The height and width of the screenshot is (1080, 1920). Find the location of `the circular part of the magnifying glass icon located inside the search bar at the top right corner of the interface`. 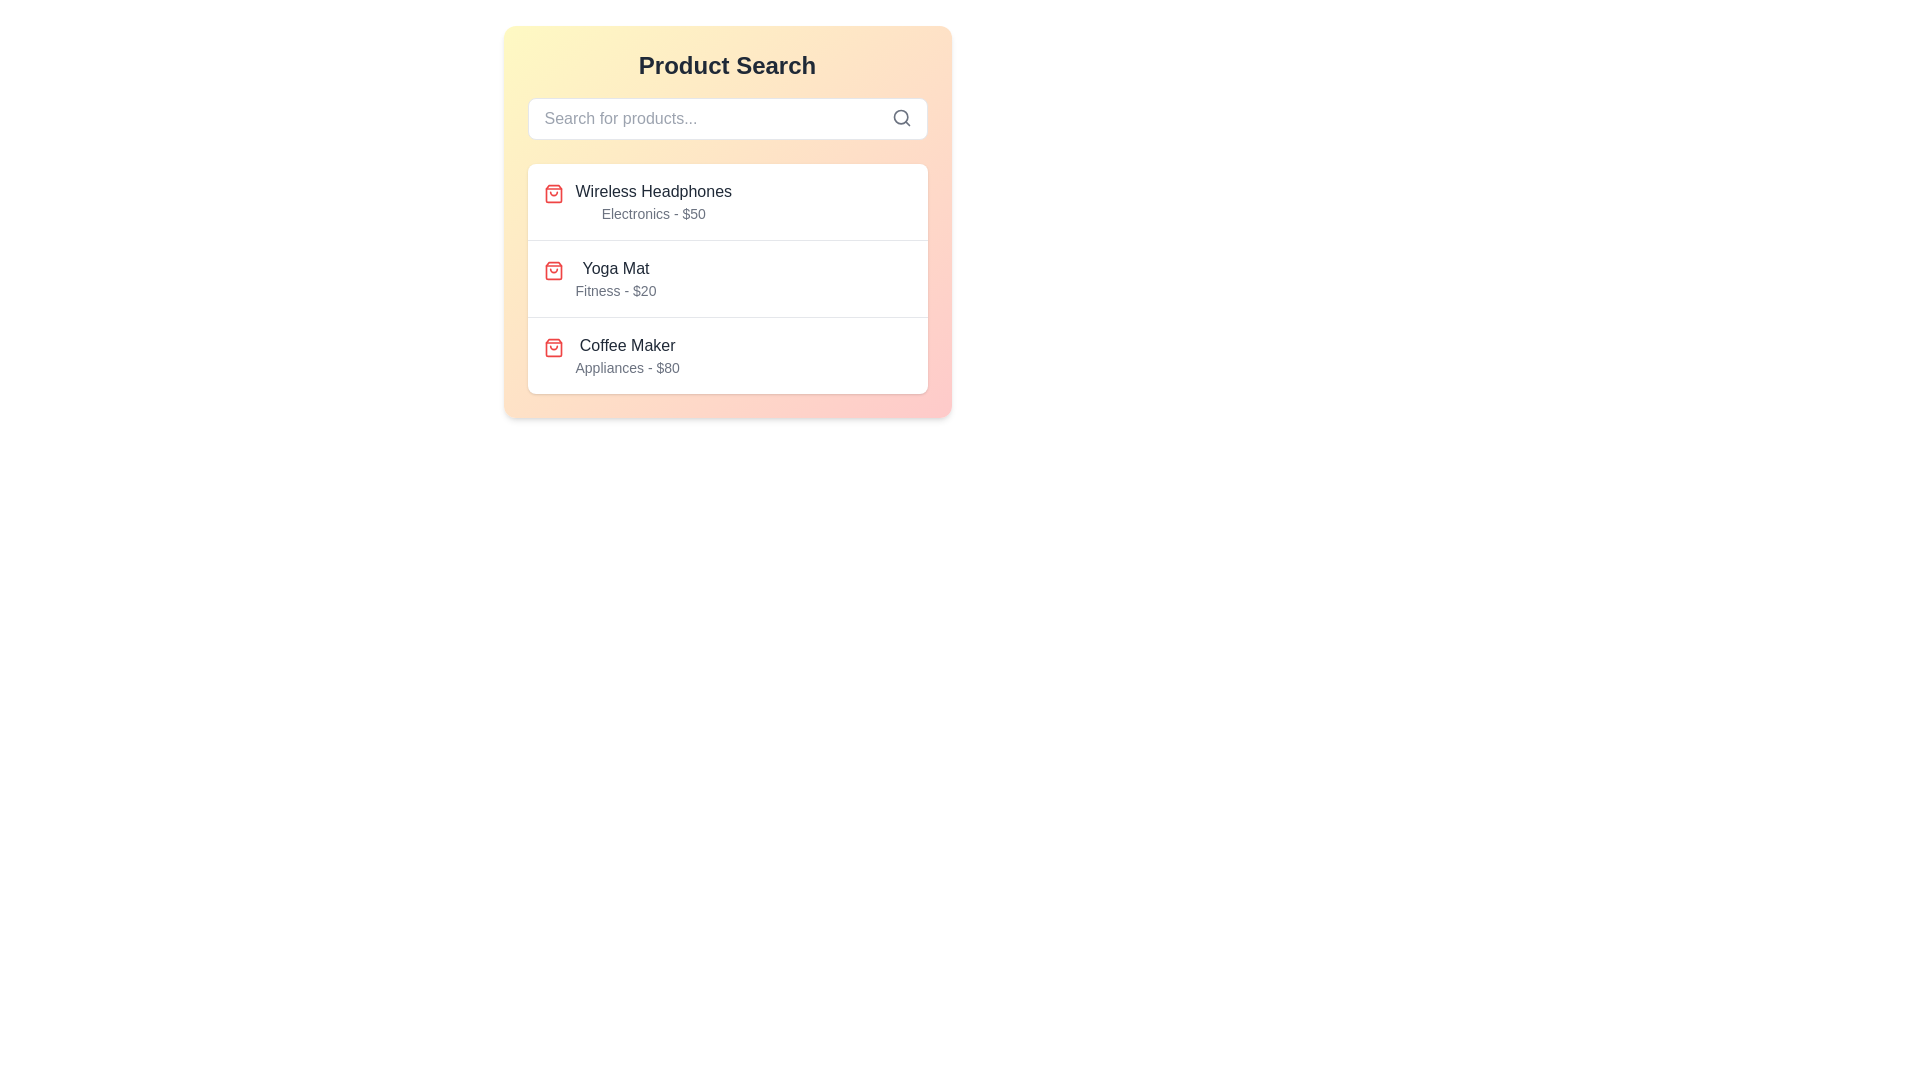

the circular part of the magnifying glass icon located inside the search bar at the top right corner of the interface is located at coordinates (899, 117).